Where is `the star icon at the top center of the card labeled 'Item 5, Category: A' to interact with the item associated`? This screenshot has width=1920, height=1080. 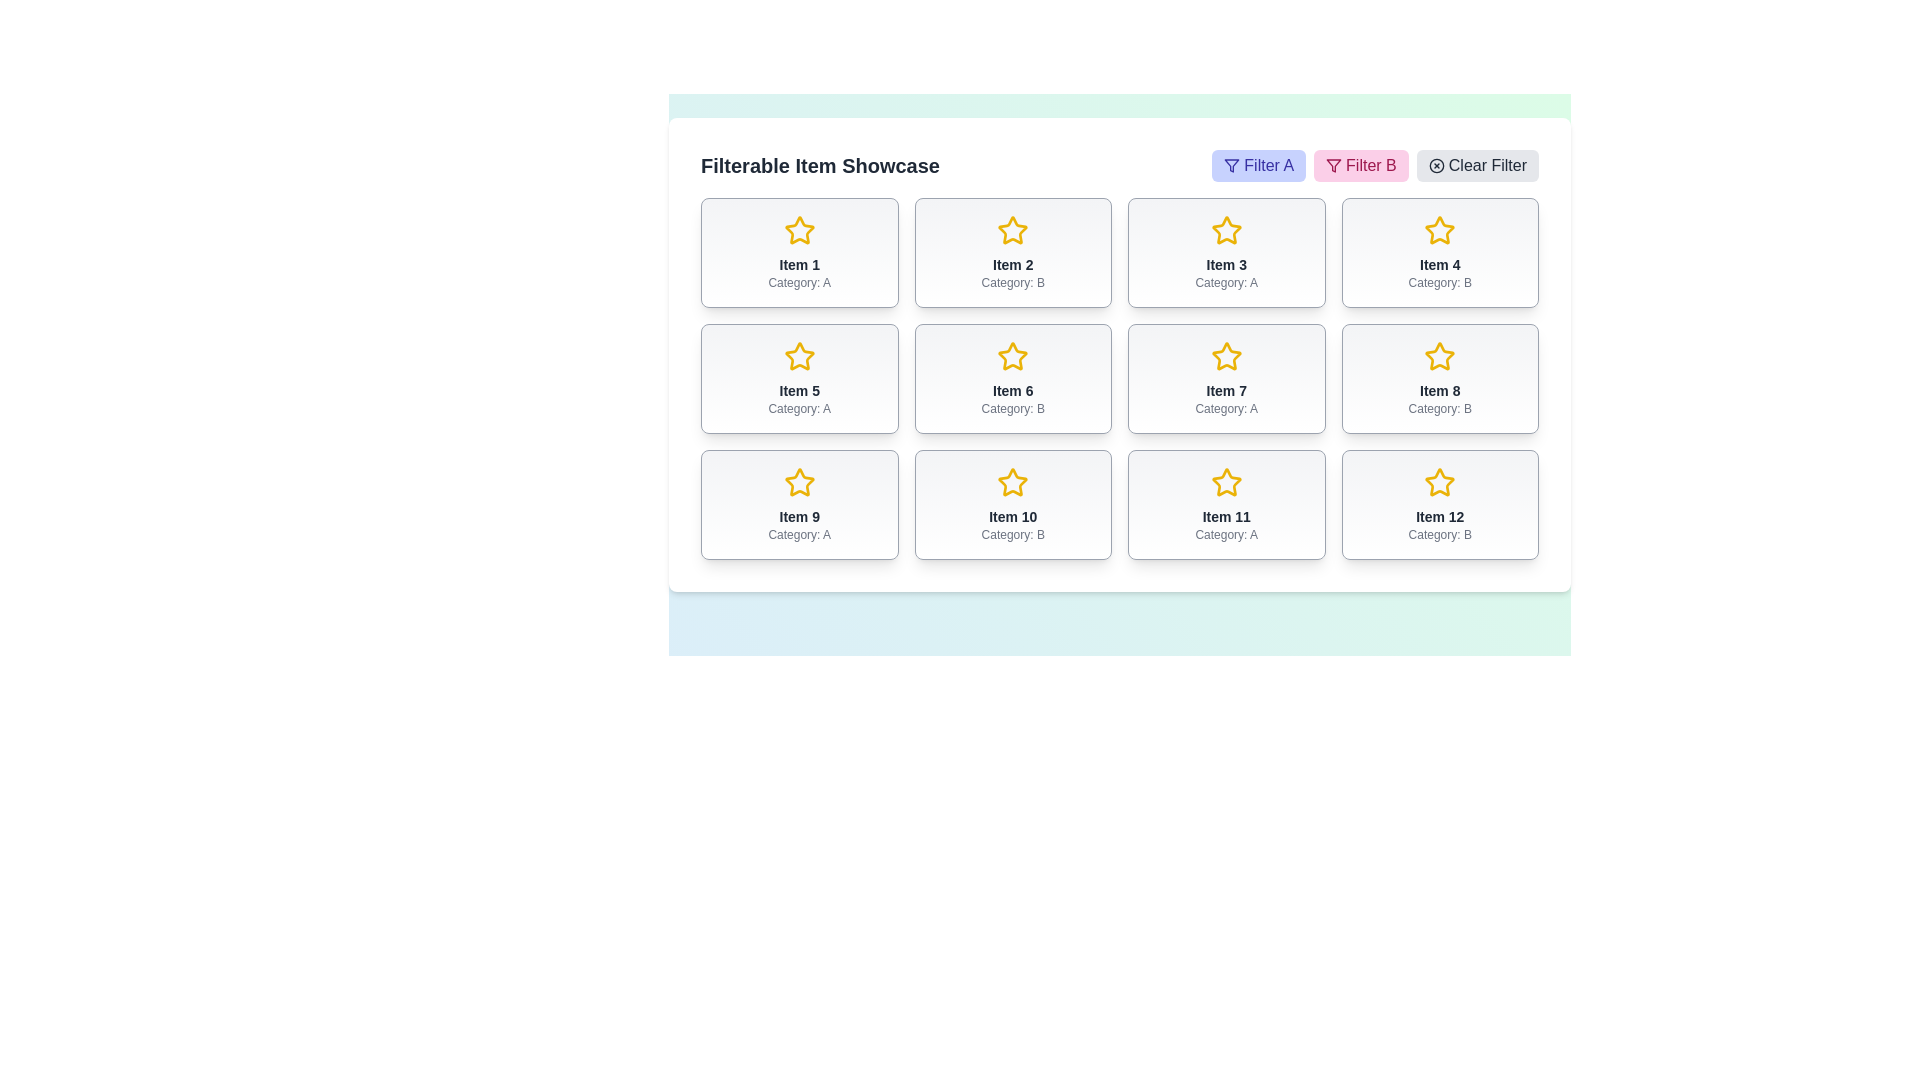
the star icon at the top center of the card labeled 'Item 5, Category: A' to interact with the item associated is located at coordinates (798, 356).